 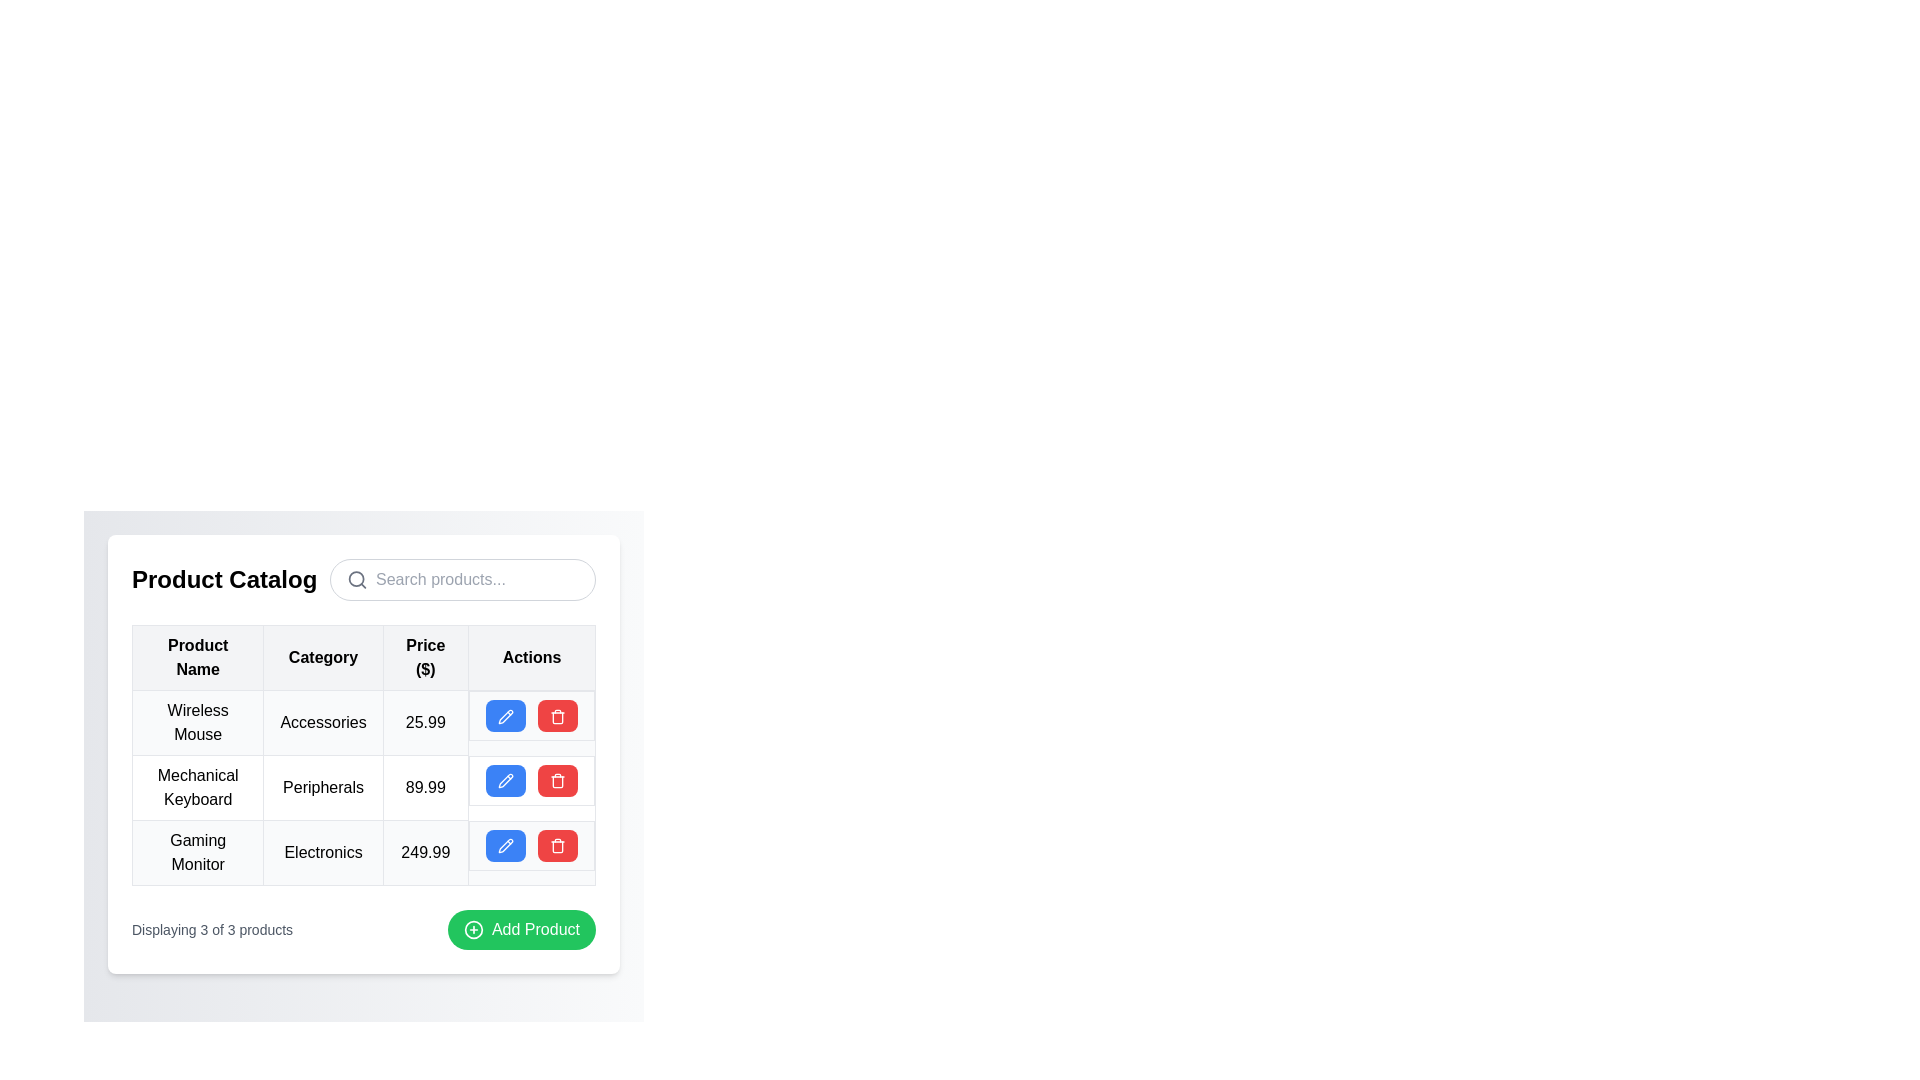 I want to click on the edit button located in the center of the 'Actions' column of the first row in the displayed table, so click(x=505, y=715).